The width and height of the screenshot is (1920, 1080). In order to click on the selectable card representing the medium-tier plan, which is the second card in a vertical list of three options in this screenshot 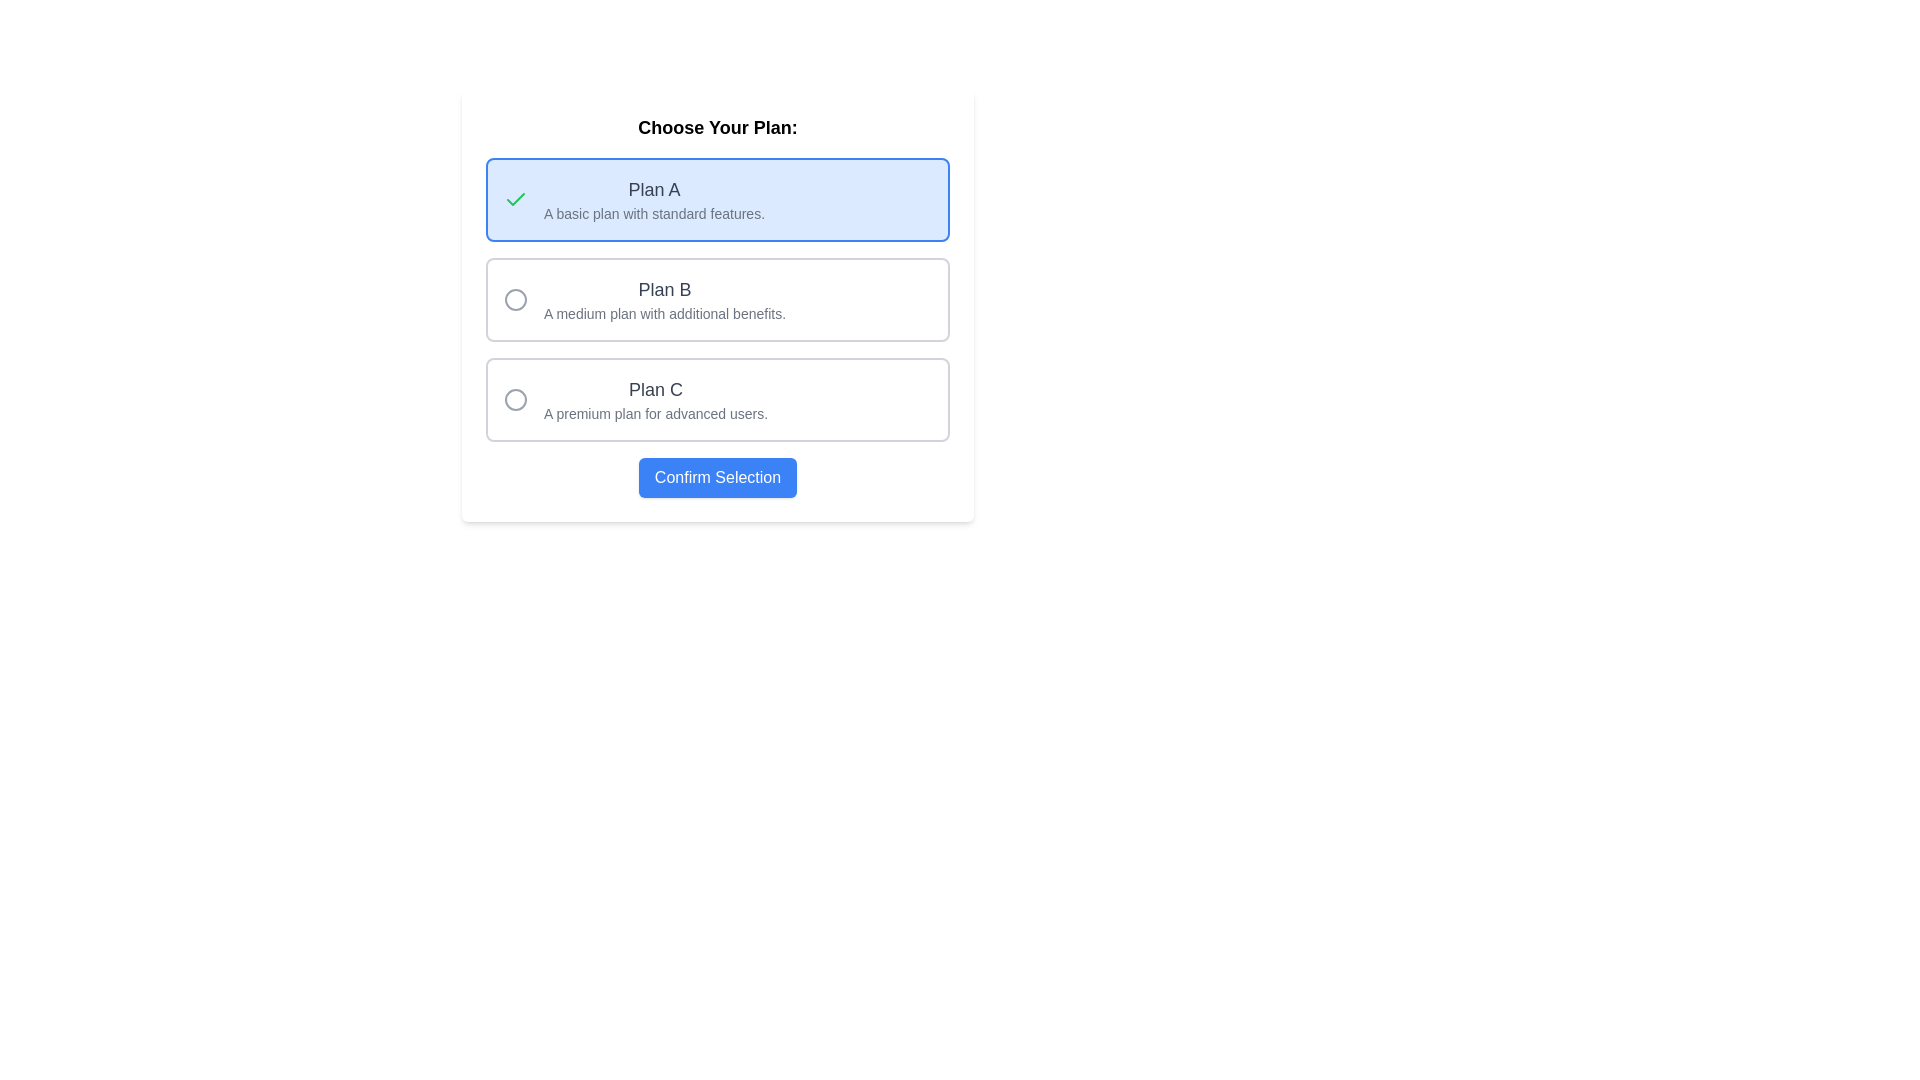, I will do `click(718, 300)`.